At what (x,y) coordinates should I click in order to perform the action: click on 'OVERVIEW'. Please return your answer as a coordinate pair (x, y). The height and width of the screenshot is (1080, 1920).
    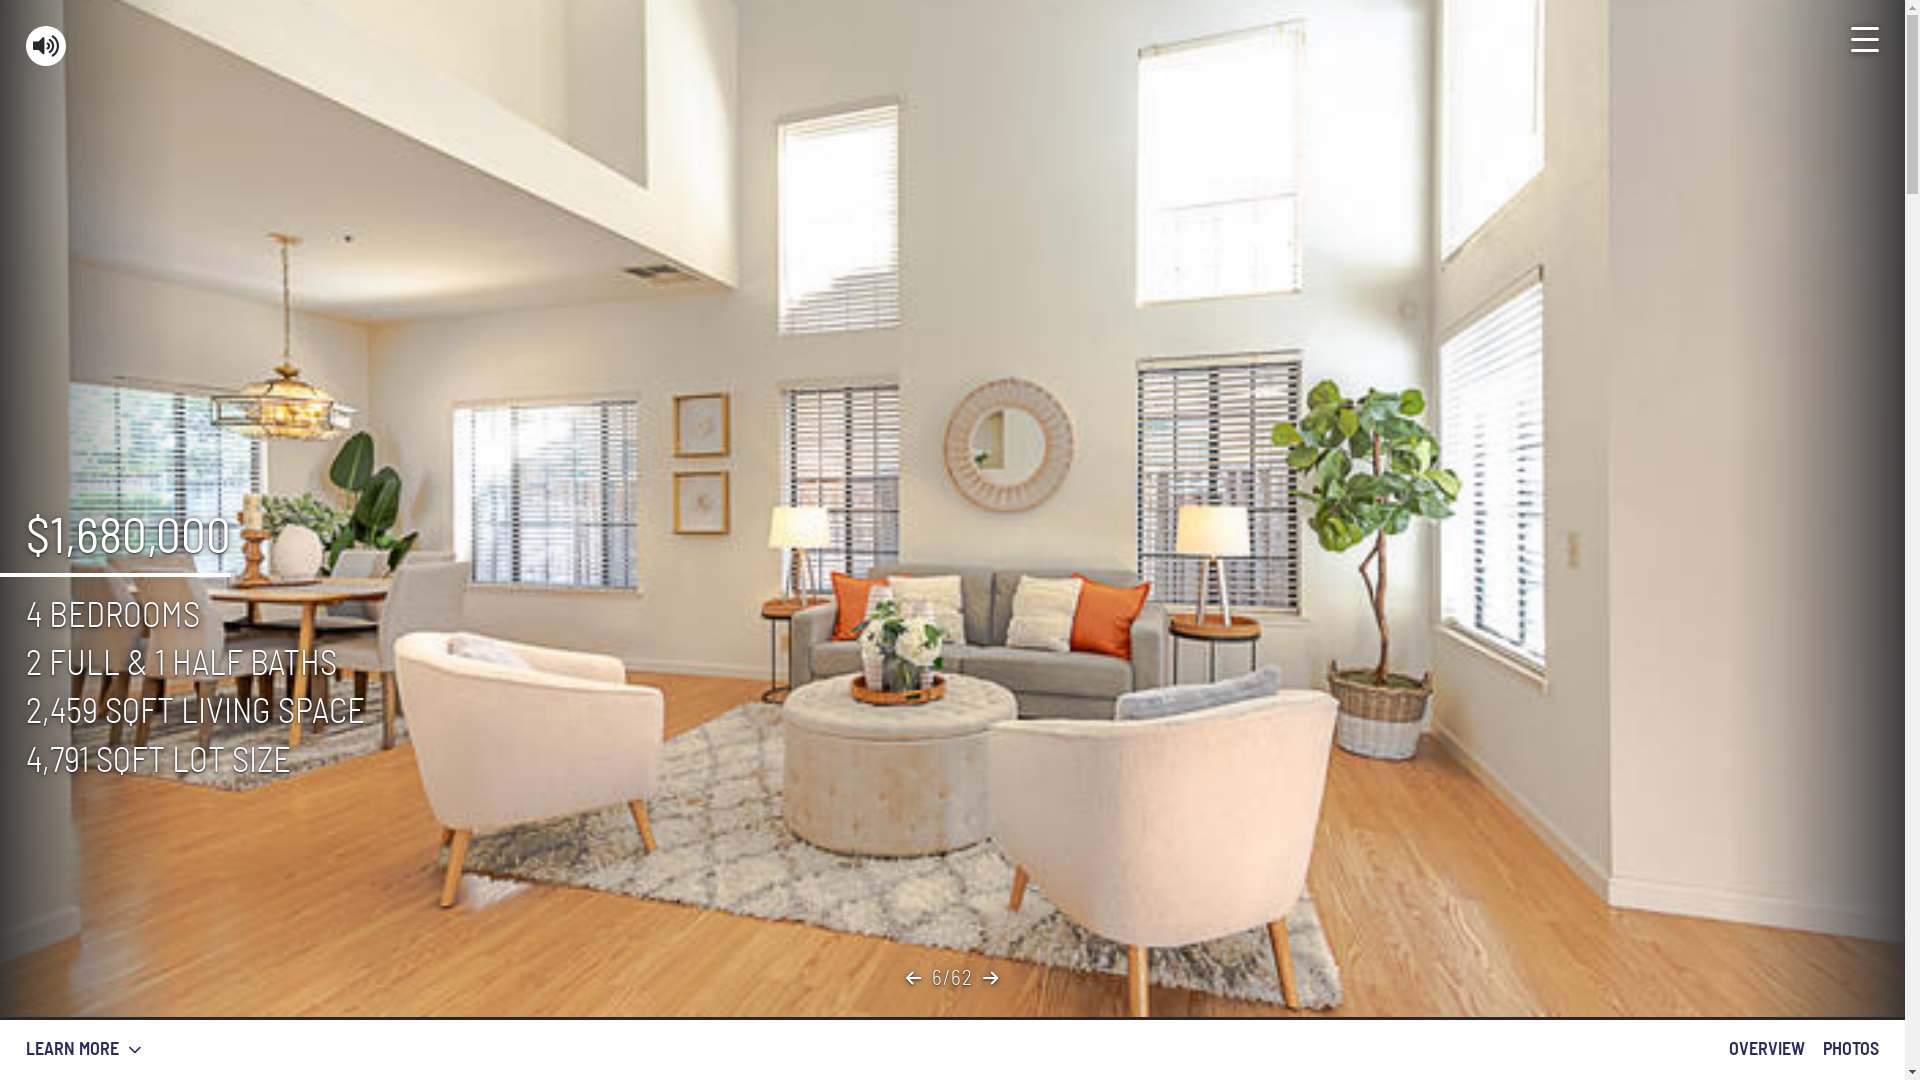
    Looking at the image, I should click on (1766, 1048).